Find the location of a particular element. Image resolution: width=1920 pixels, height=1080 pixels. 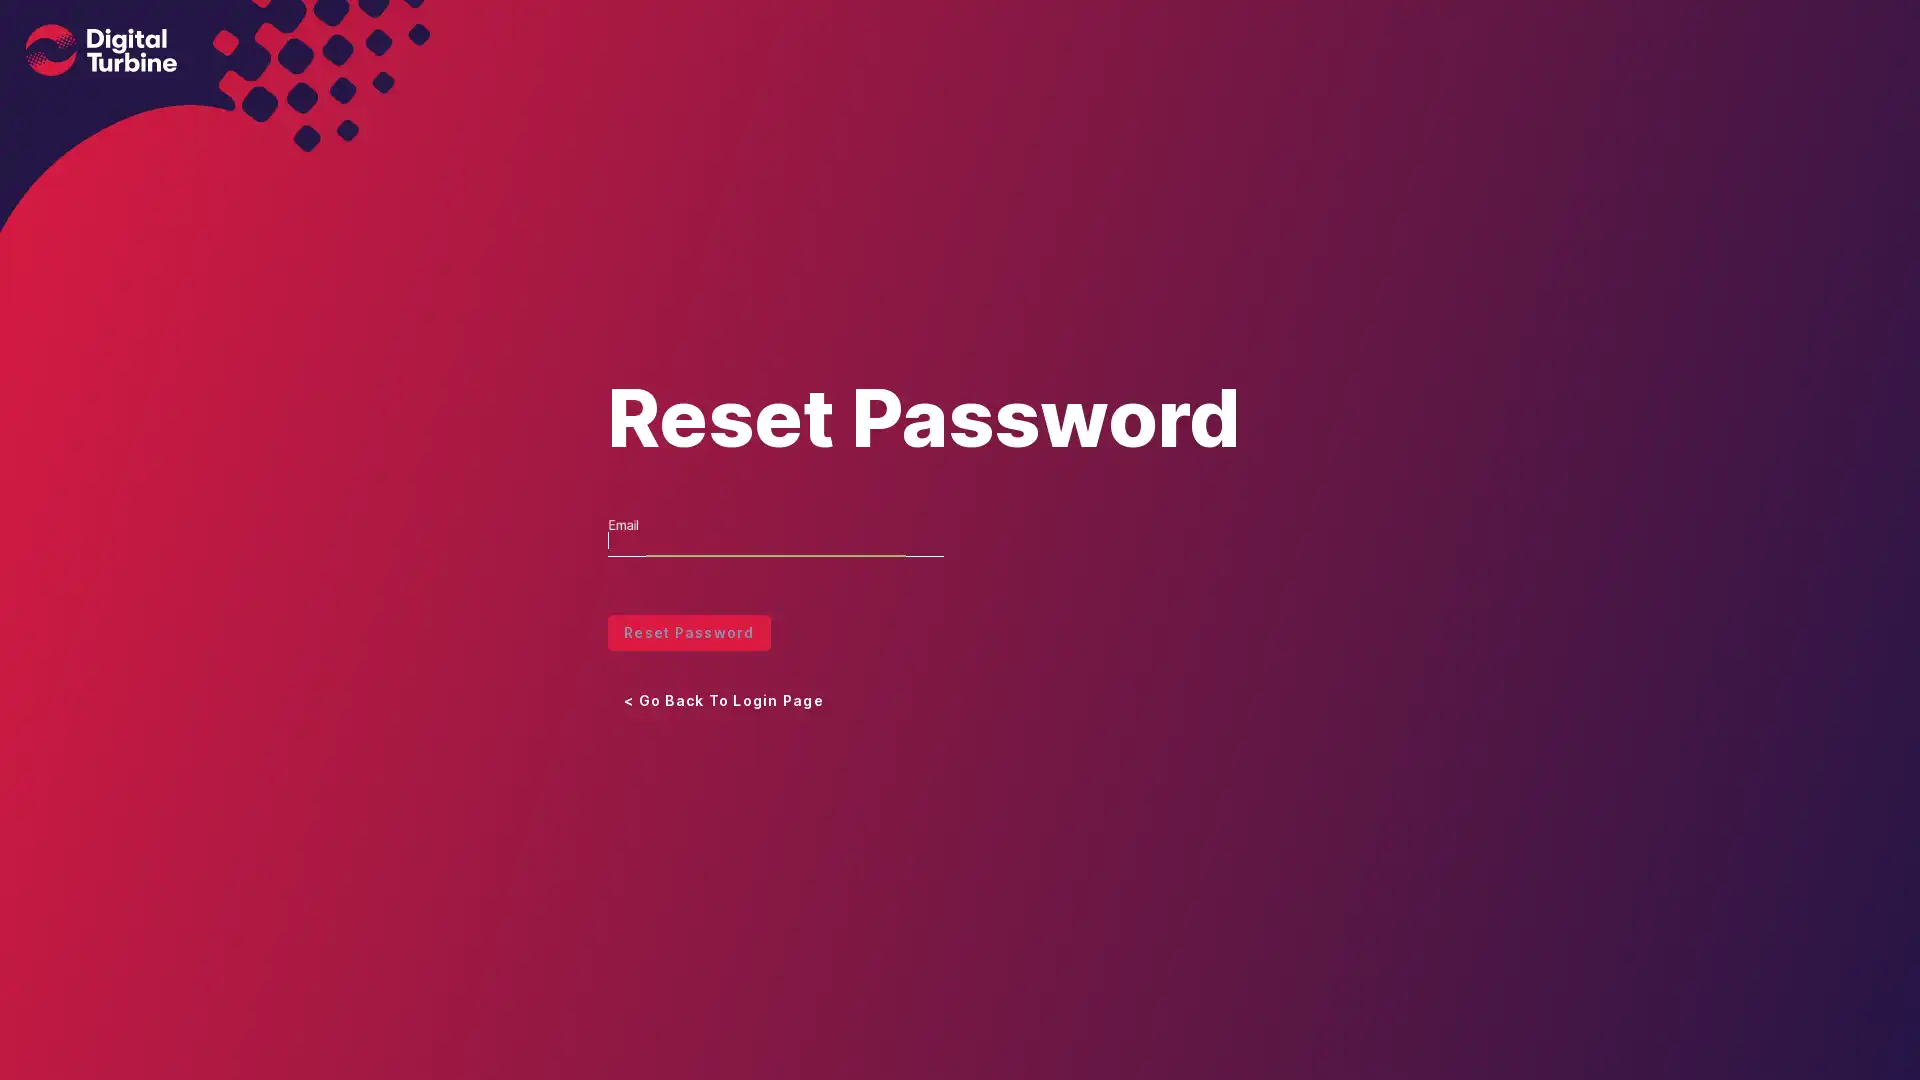

Reset Password is located at coordinates (689, 632).